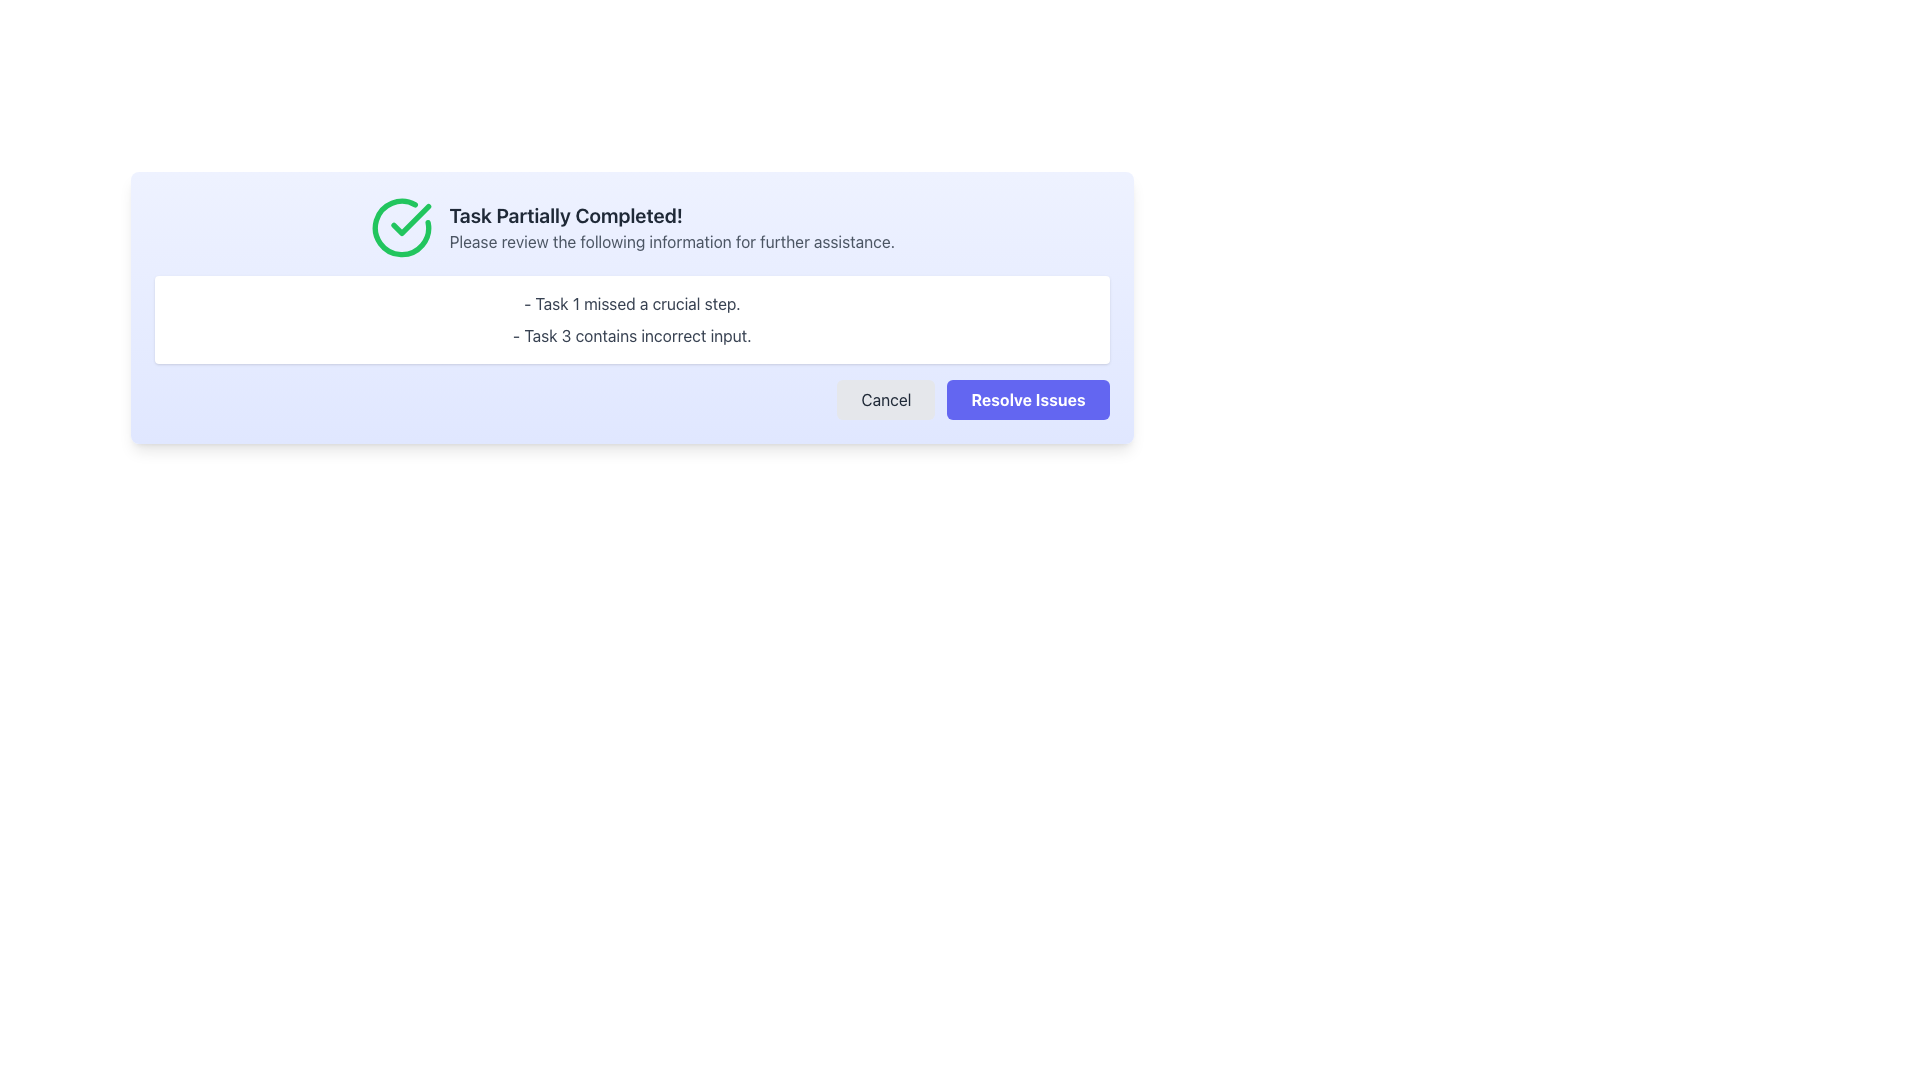  Describe the element at coordinates (631, 334) in the screenshot. I see `the text element that reads '- Task 3 contains incorrect input.' which is the second line in a two-item list within a light-colored rectangular box below another entry and is surrounded by a purple background` at that location.